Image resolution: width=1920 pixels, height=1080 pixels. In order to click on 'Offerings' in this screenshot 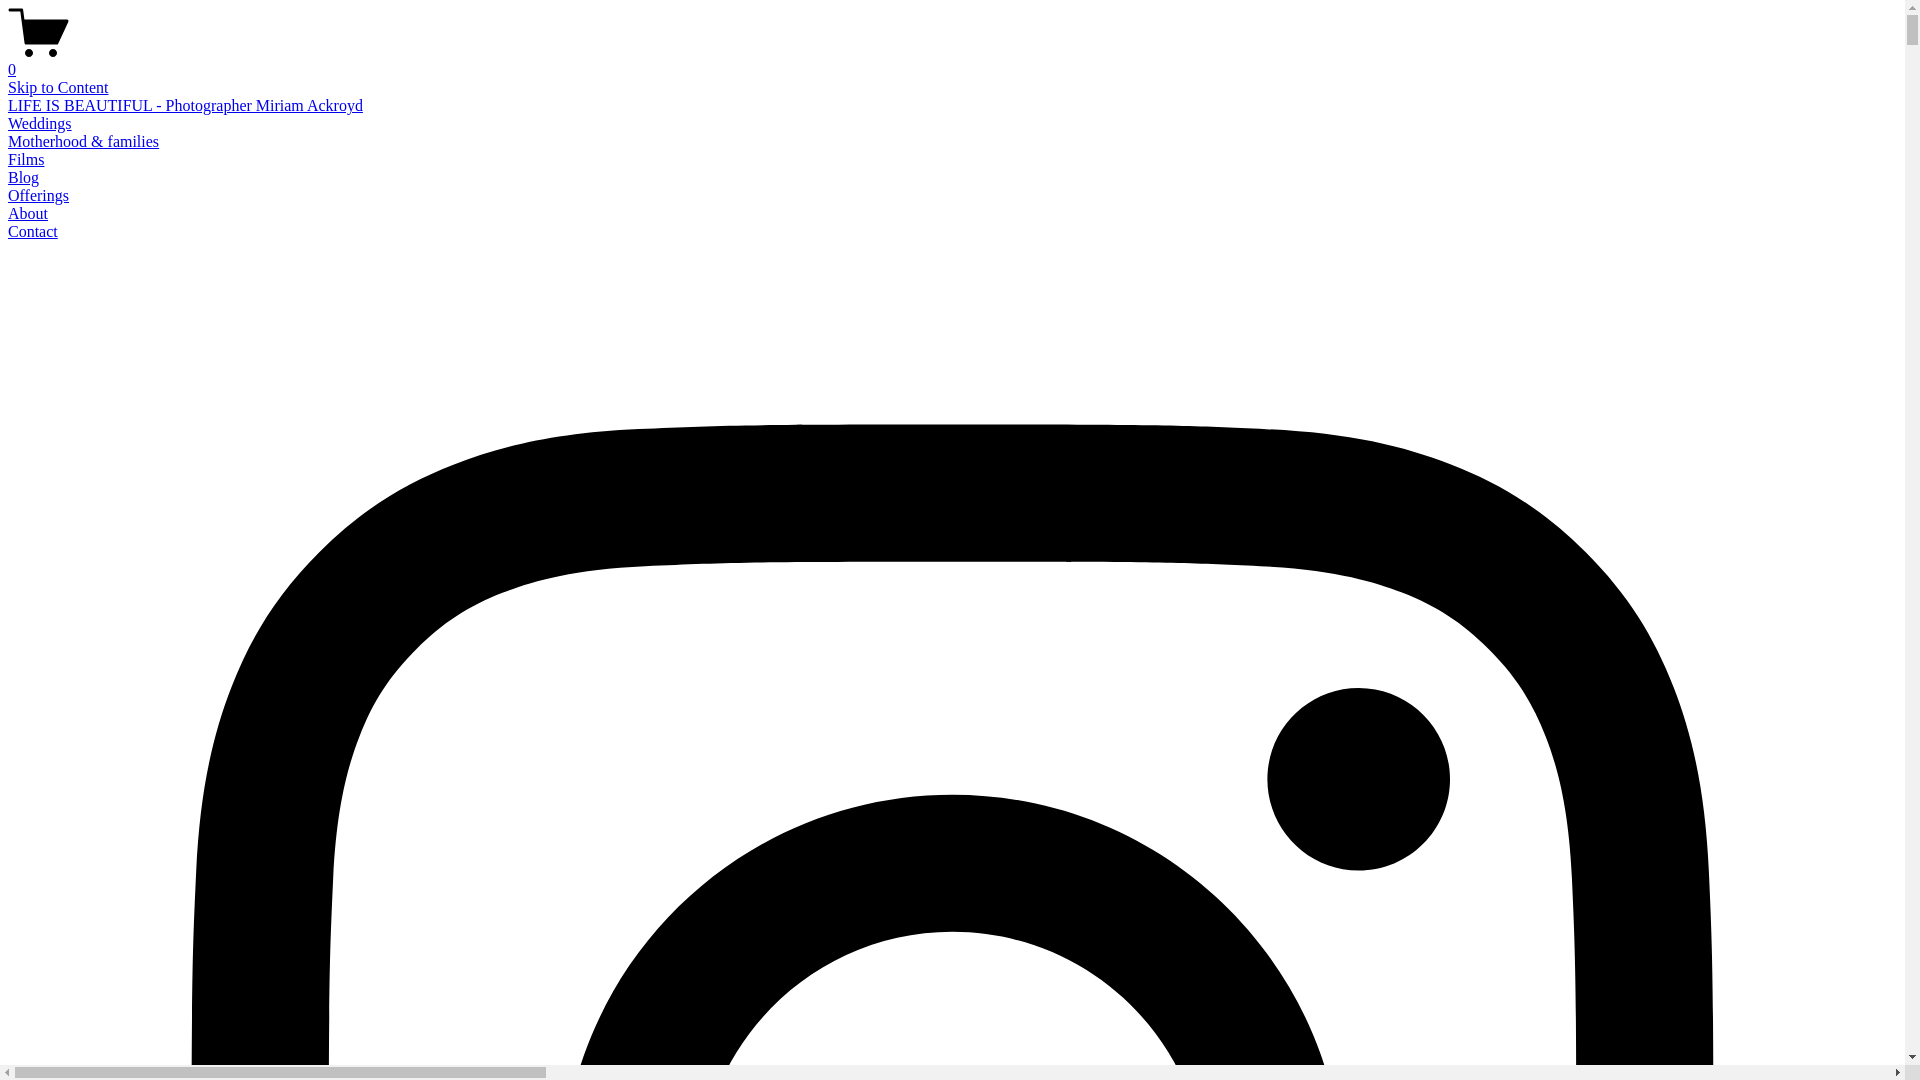, I will do `click(38, 195)`.